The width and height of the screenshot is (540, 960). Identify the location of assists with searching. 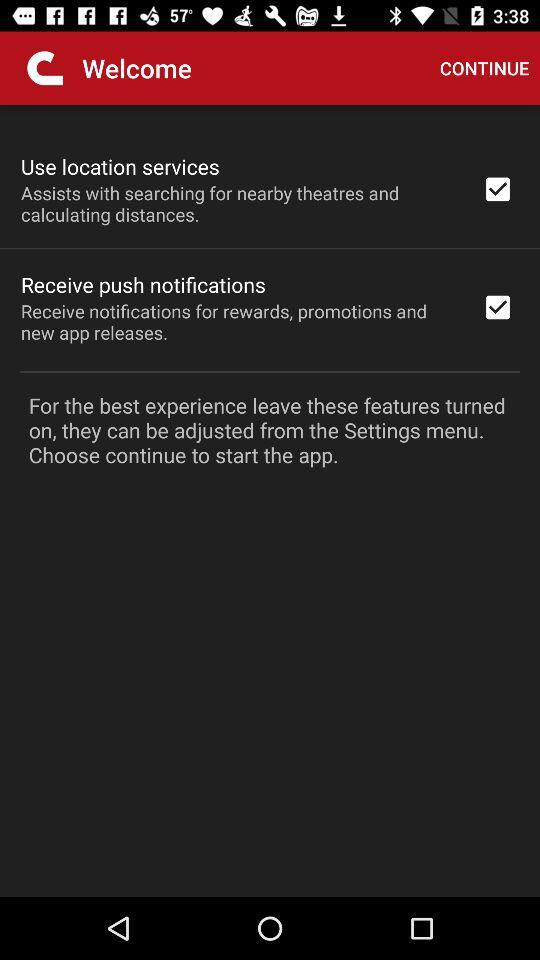
(238, 203).